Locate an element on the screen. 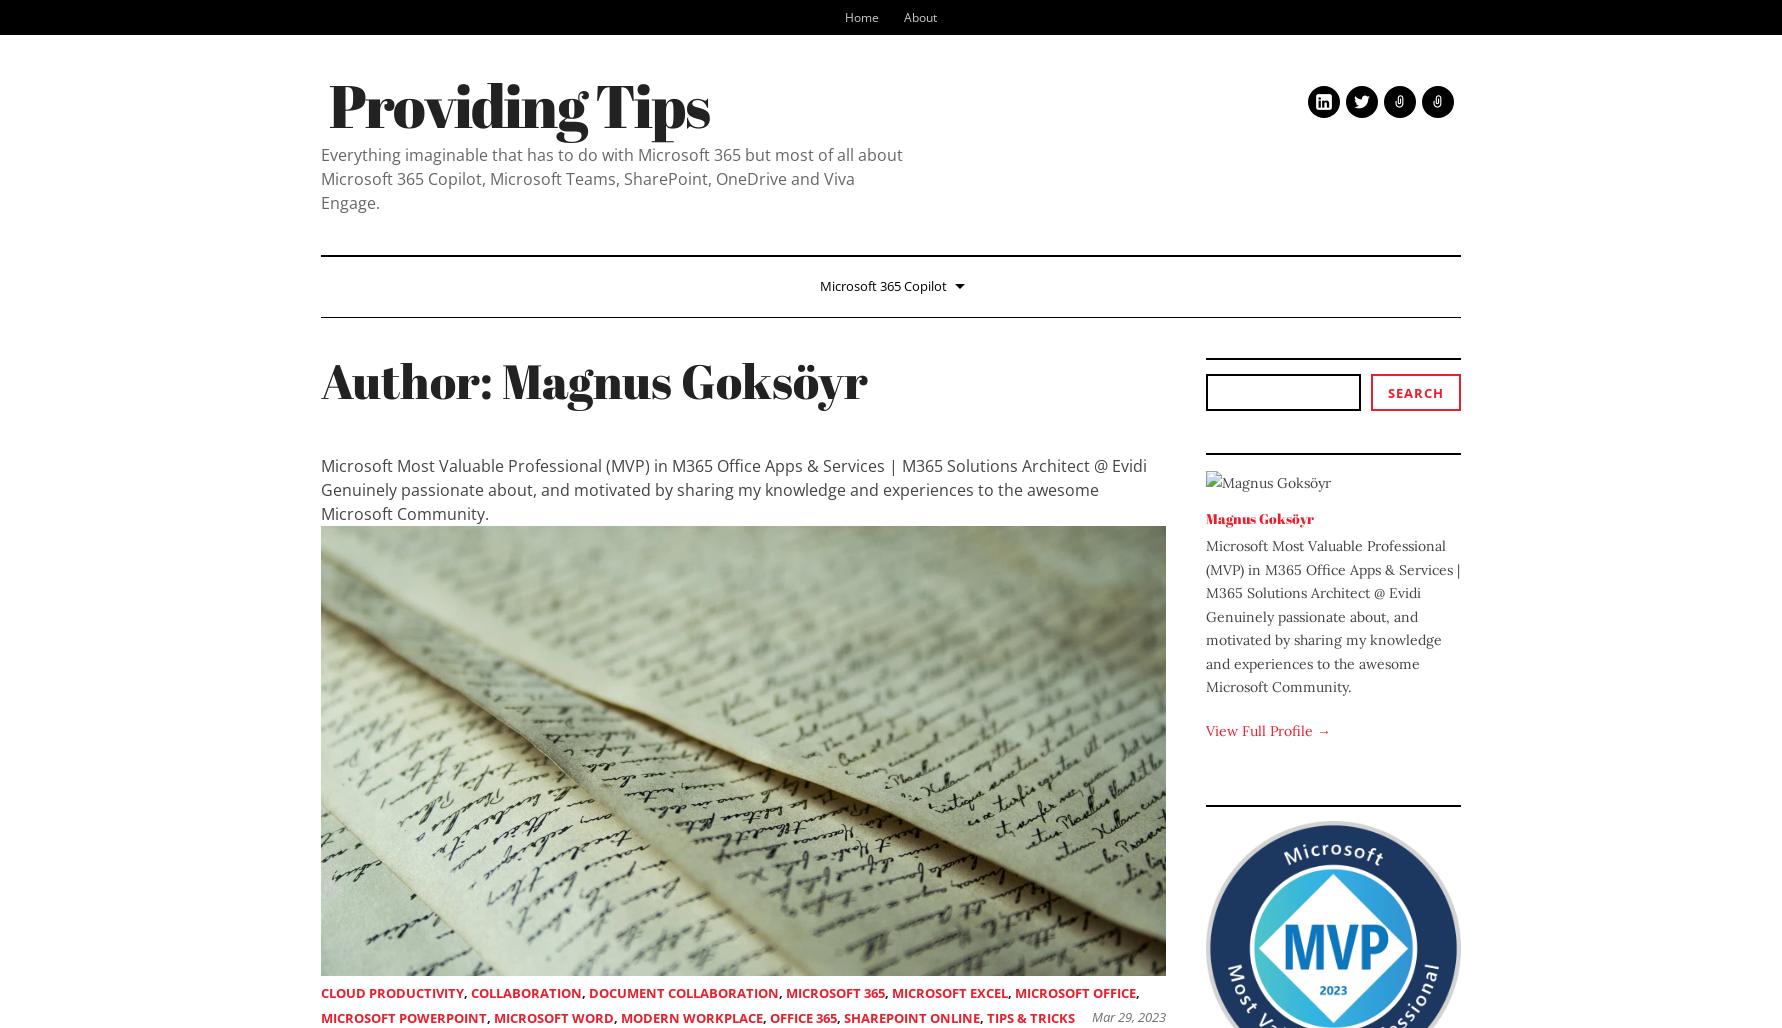 This screenshot has height=1028, width=1782. 'Microsoft PowerPoint' is located at coordinates (403, 1017).